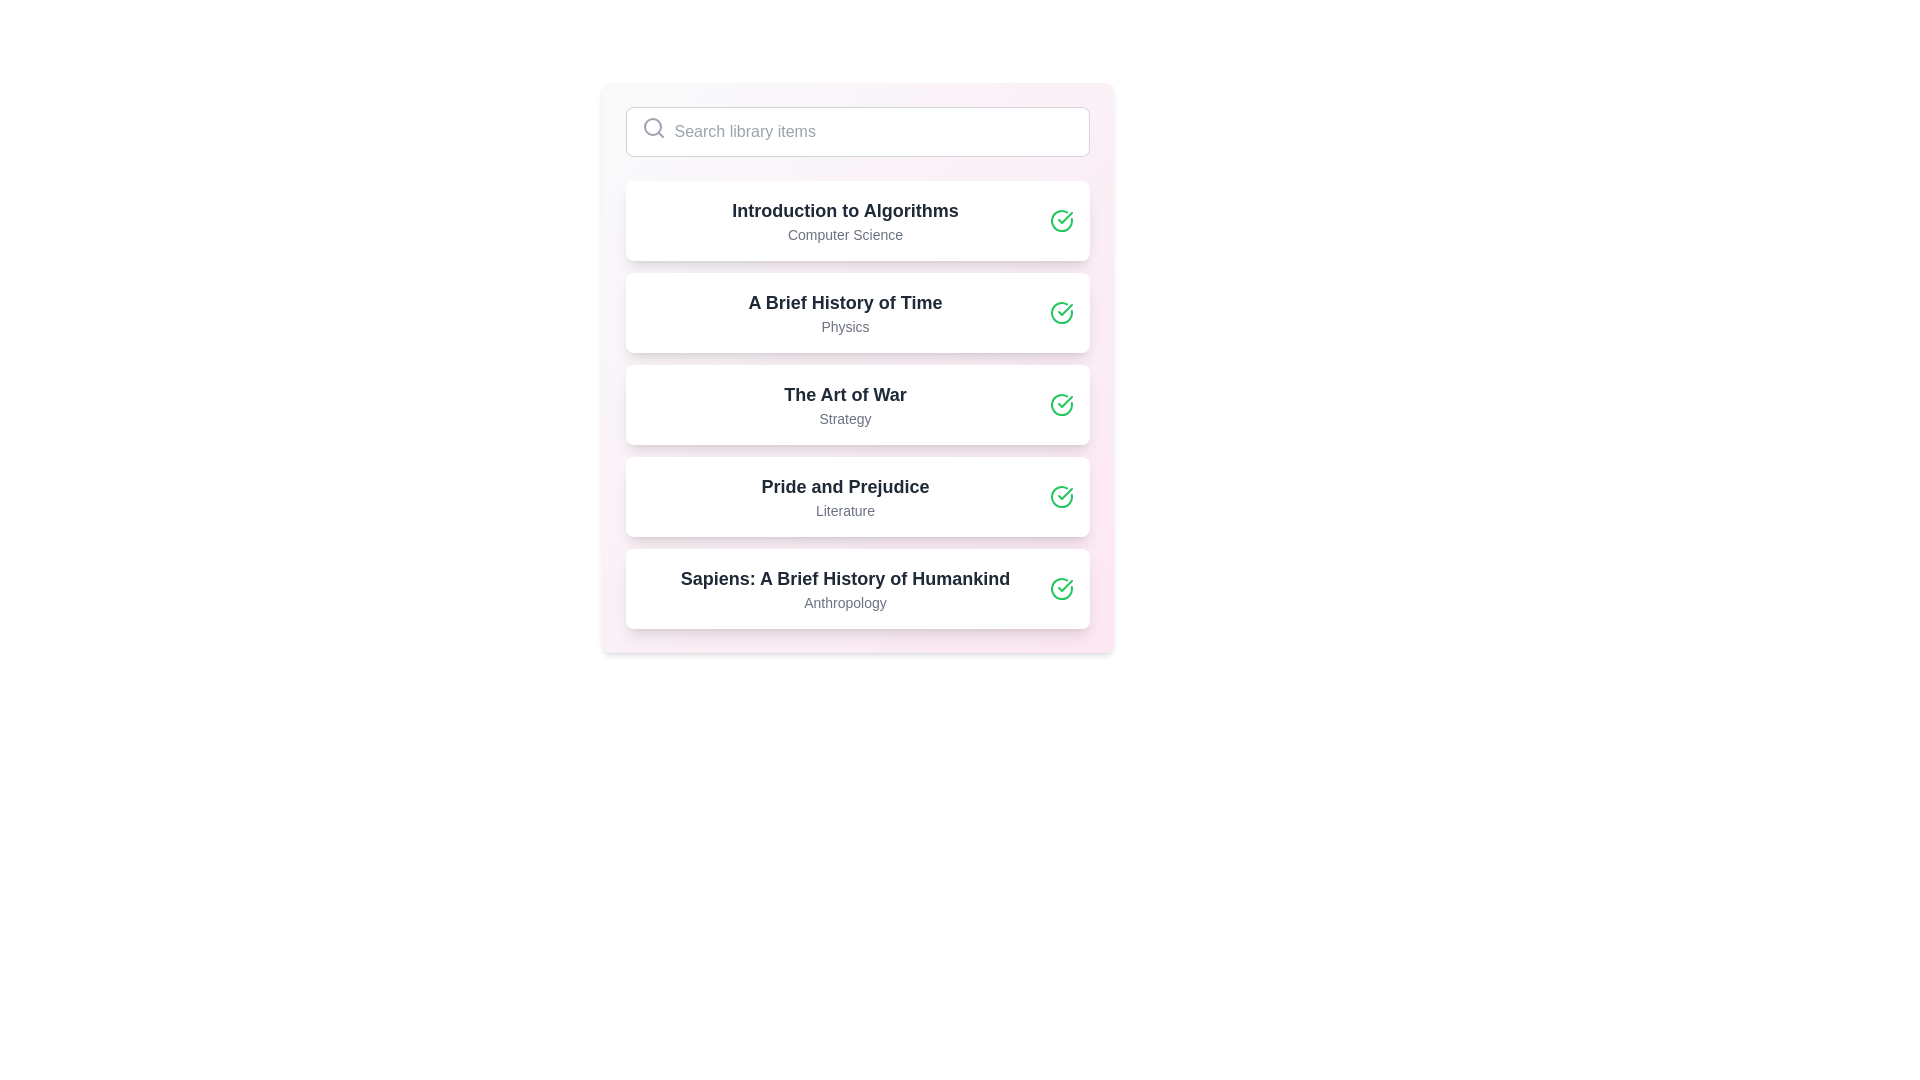 Image resolution: width=1920 pixels, height=1080 pixels. I want to click on the composite text element displaying 'A Brief History of Time' and 'Physics', so click(845, 312).